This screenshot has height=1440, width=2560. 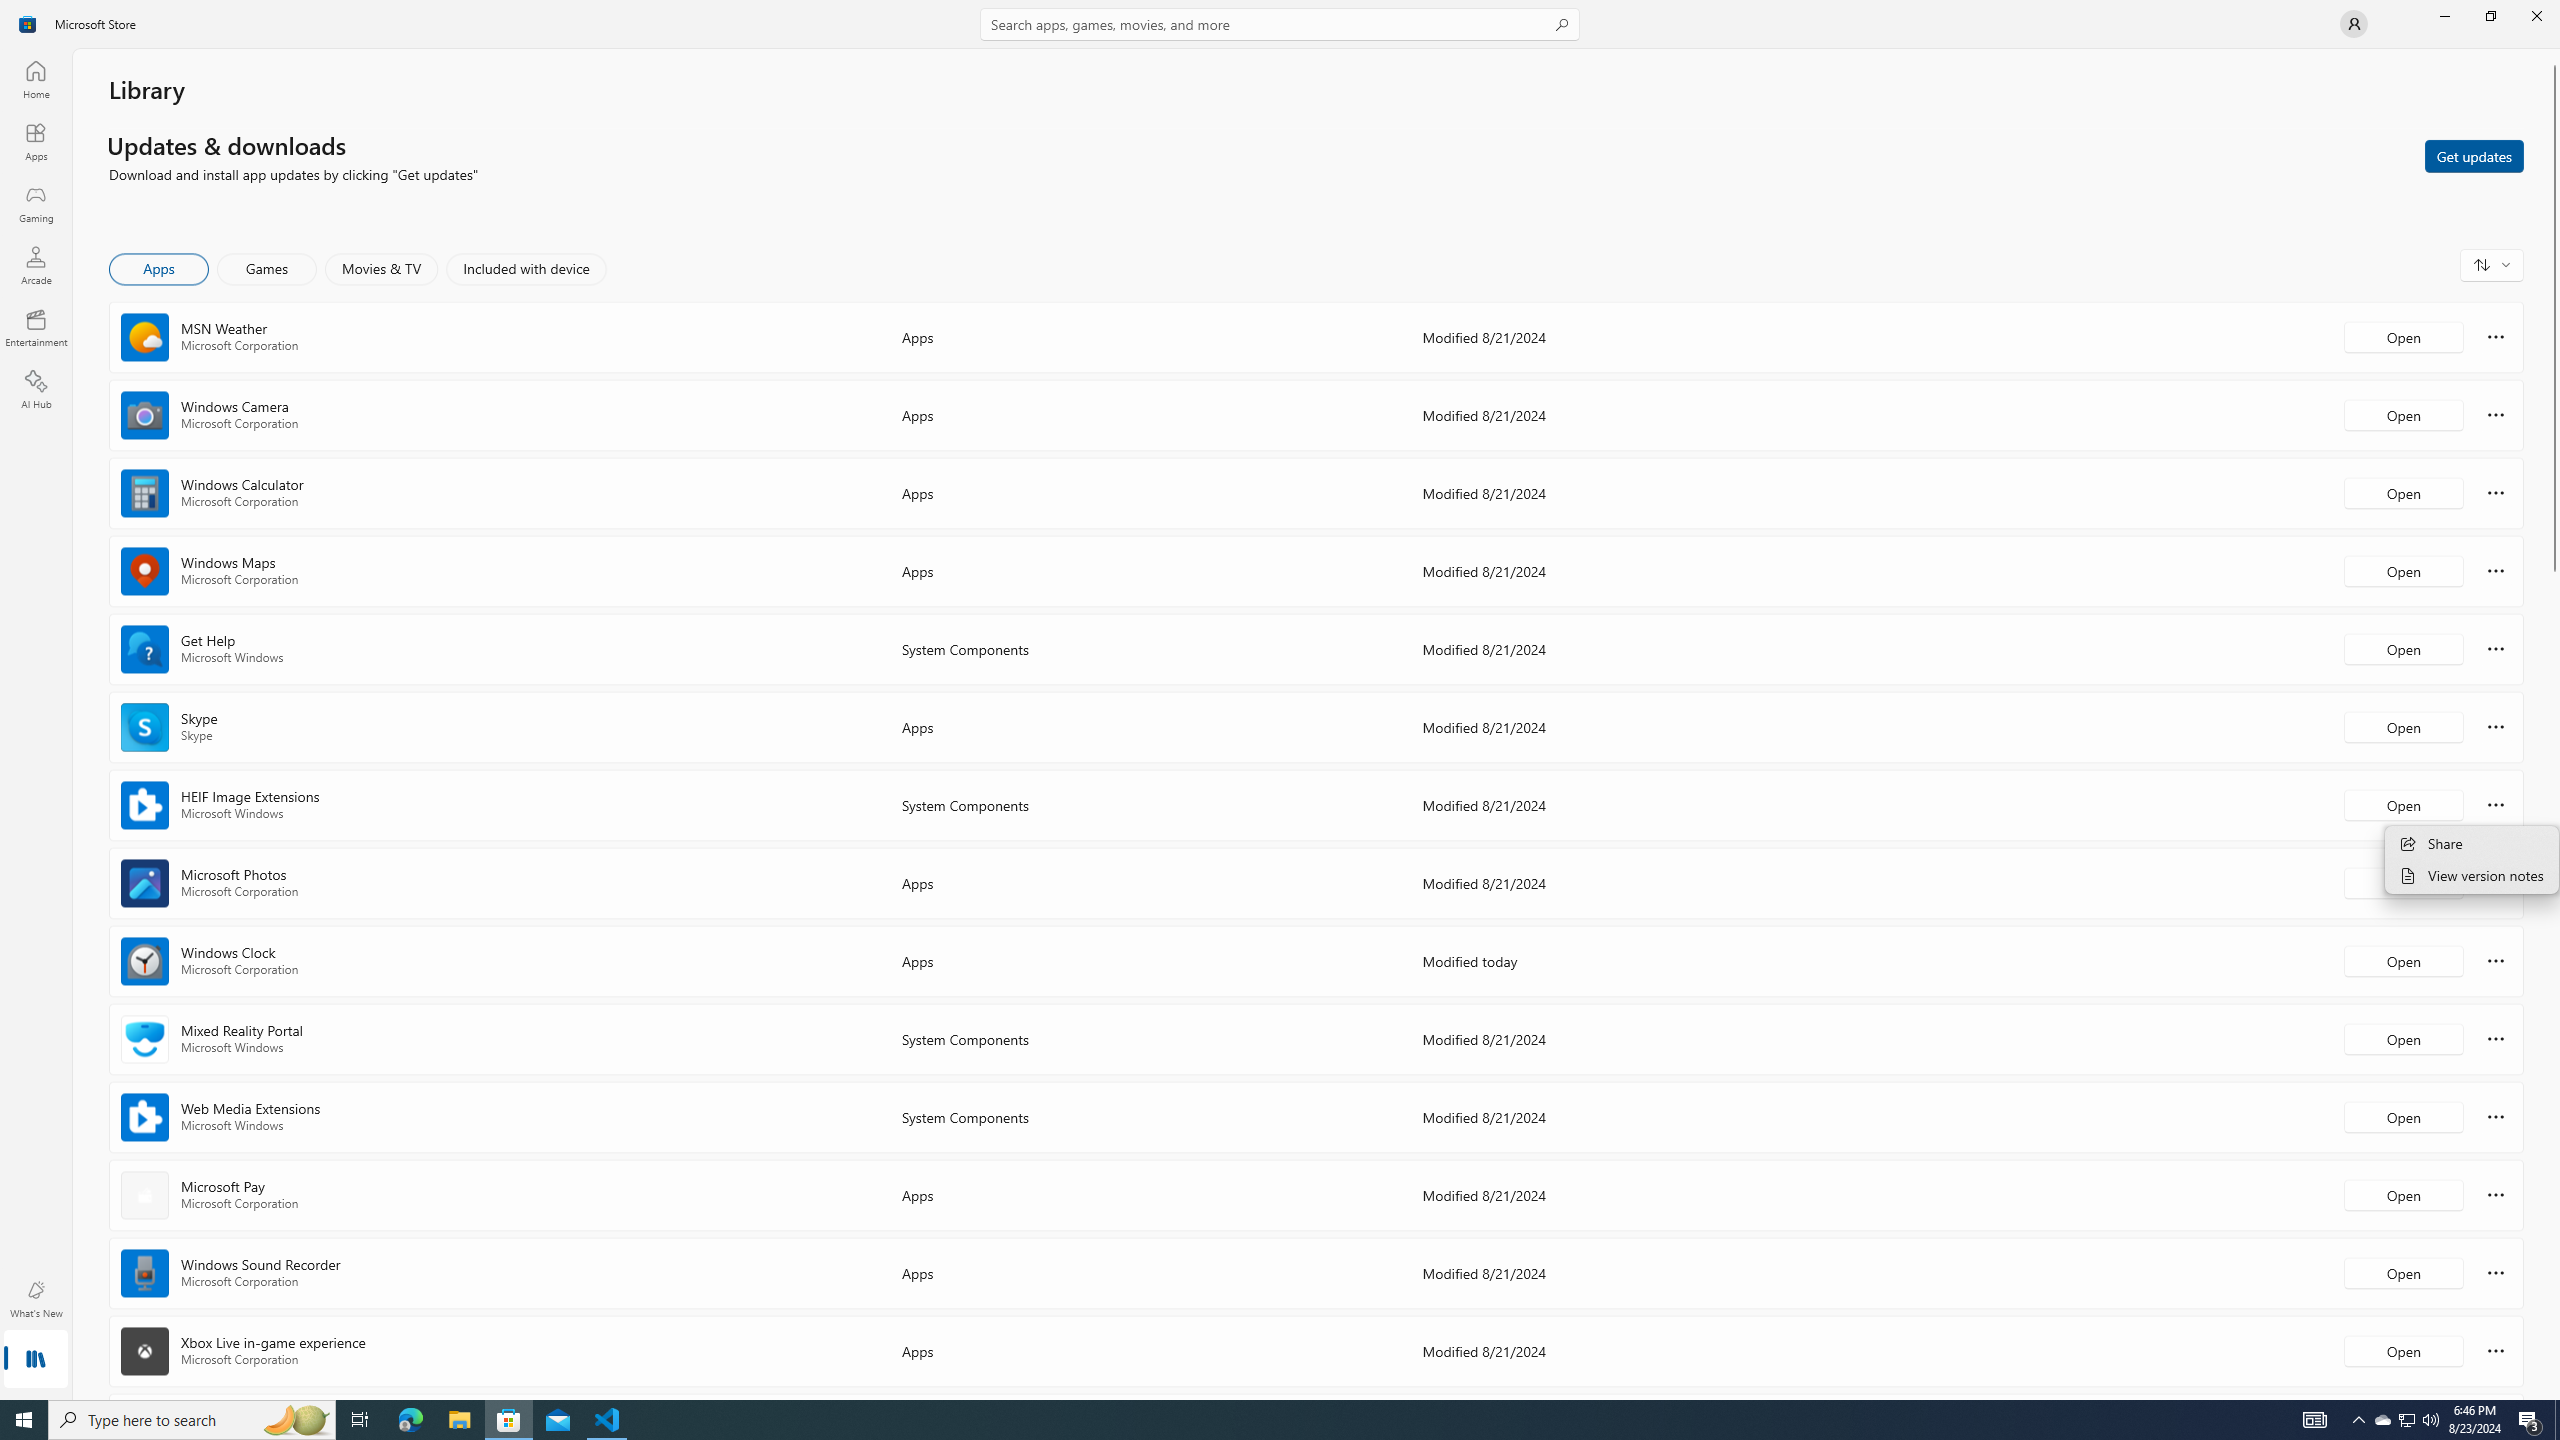 I want to click on 'More options', so click(x=2495, y=1349).